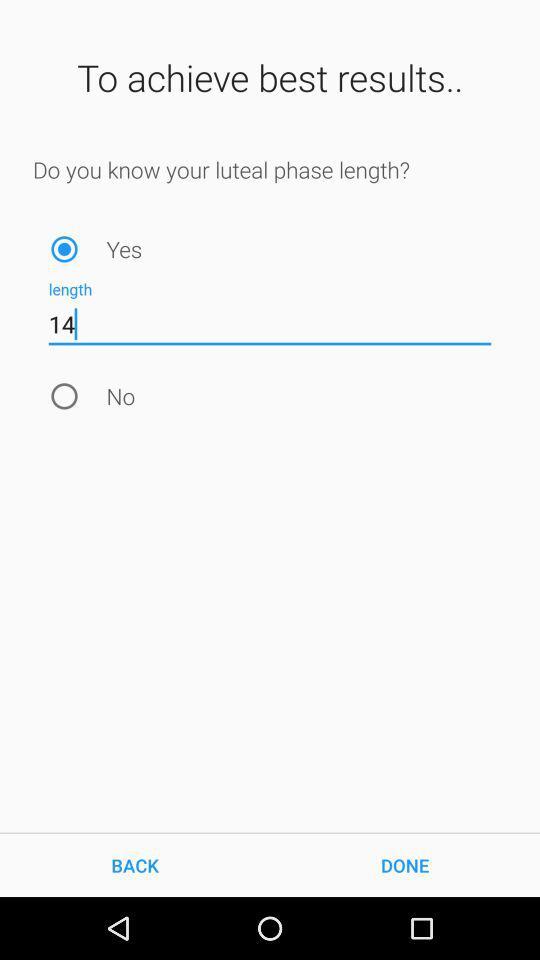  What do you see at coordinates (64, 395) in the screenshot?
I see `option no` at bounding box center [64, 395].